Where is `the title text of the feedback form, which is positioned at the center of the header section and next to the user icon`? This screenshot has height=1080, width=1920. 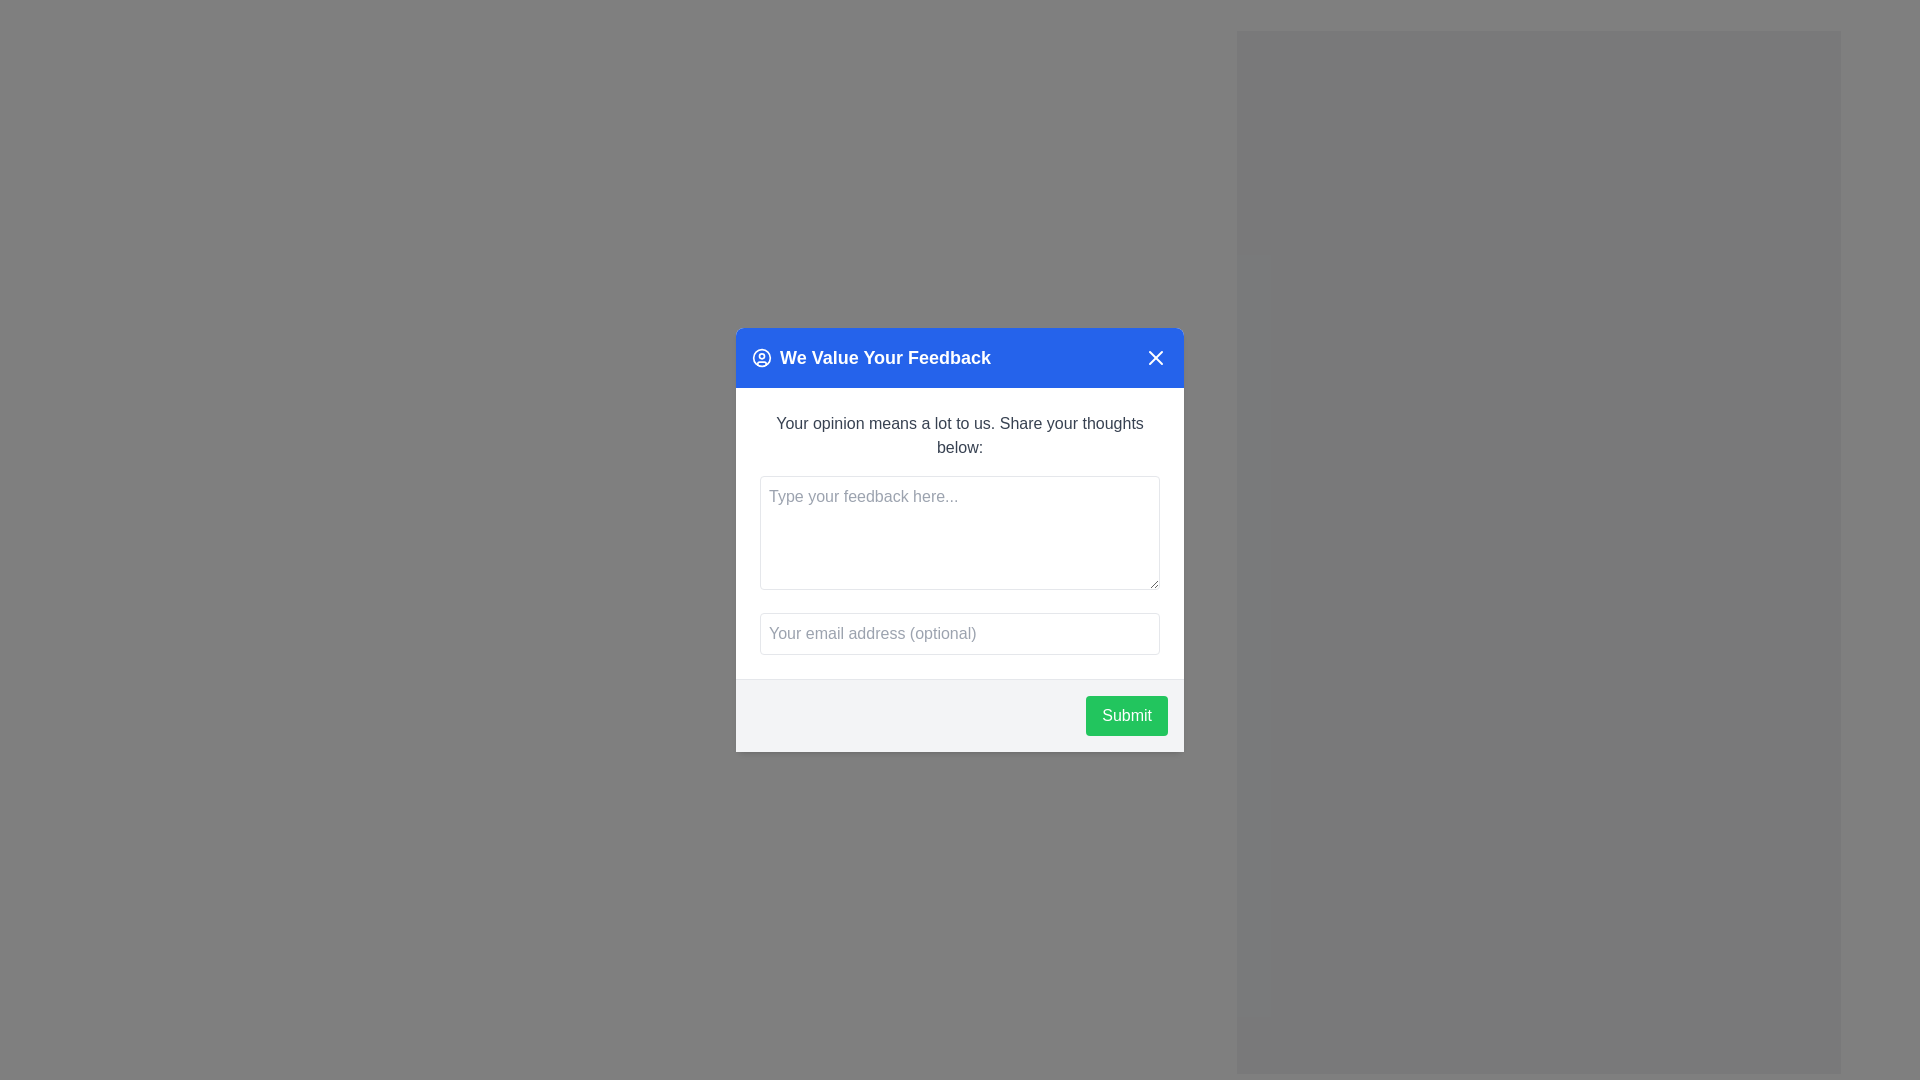
the title text of the feedback form, which is positioned at the center of the header section and next to the user icon is located at coordinates (884, 357).